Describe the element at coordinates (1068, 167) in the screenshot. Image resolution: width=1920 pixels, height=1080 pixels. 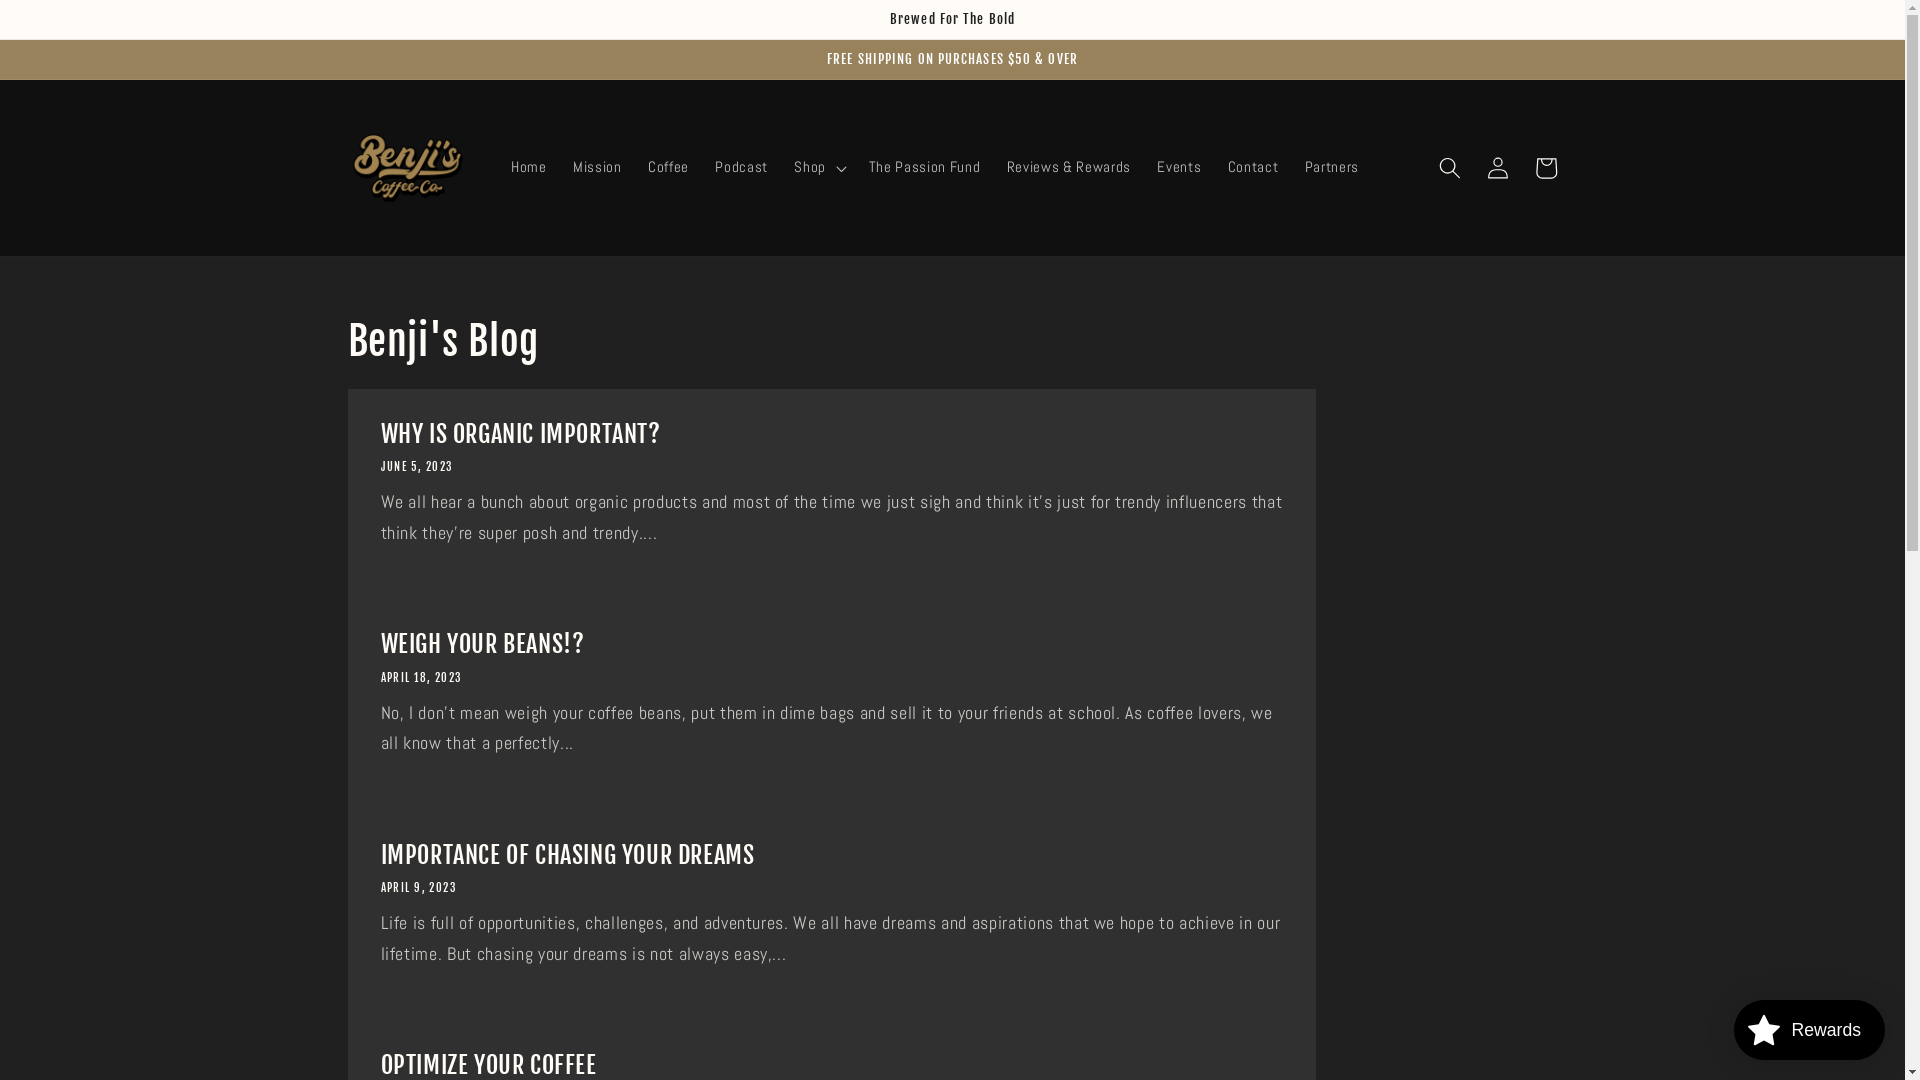
I see `'Reviews & Rewards'` at that location.